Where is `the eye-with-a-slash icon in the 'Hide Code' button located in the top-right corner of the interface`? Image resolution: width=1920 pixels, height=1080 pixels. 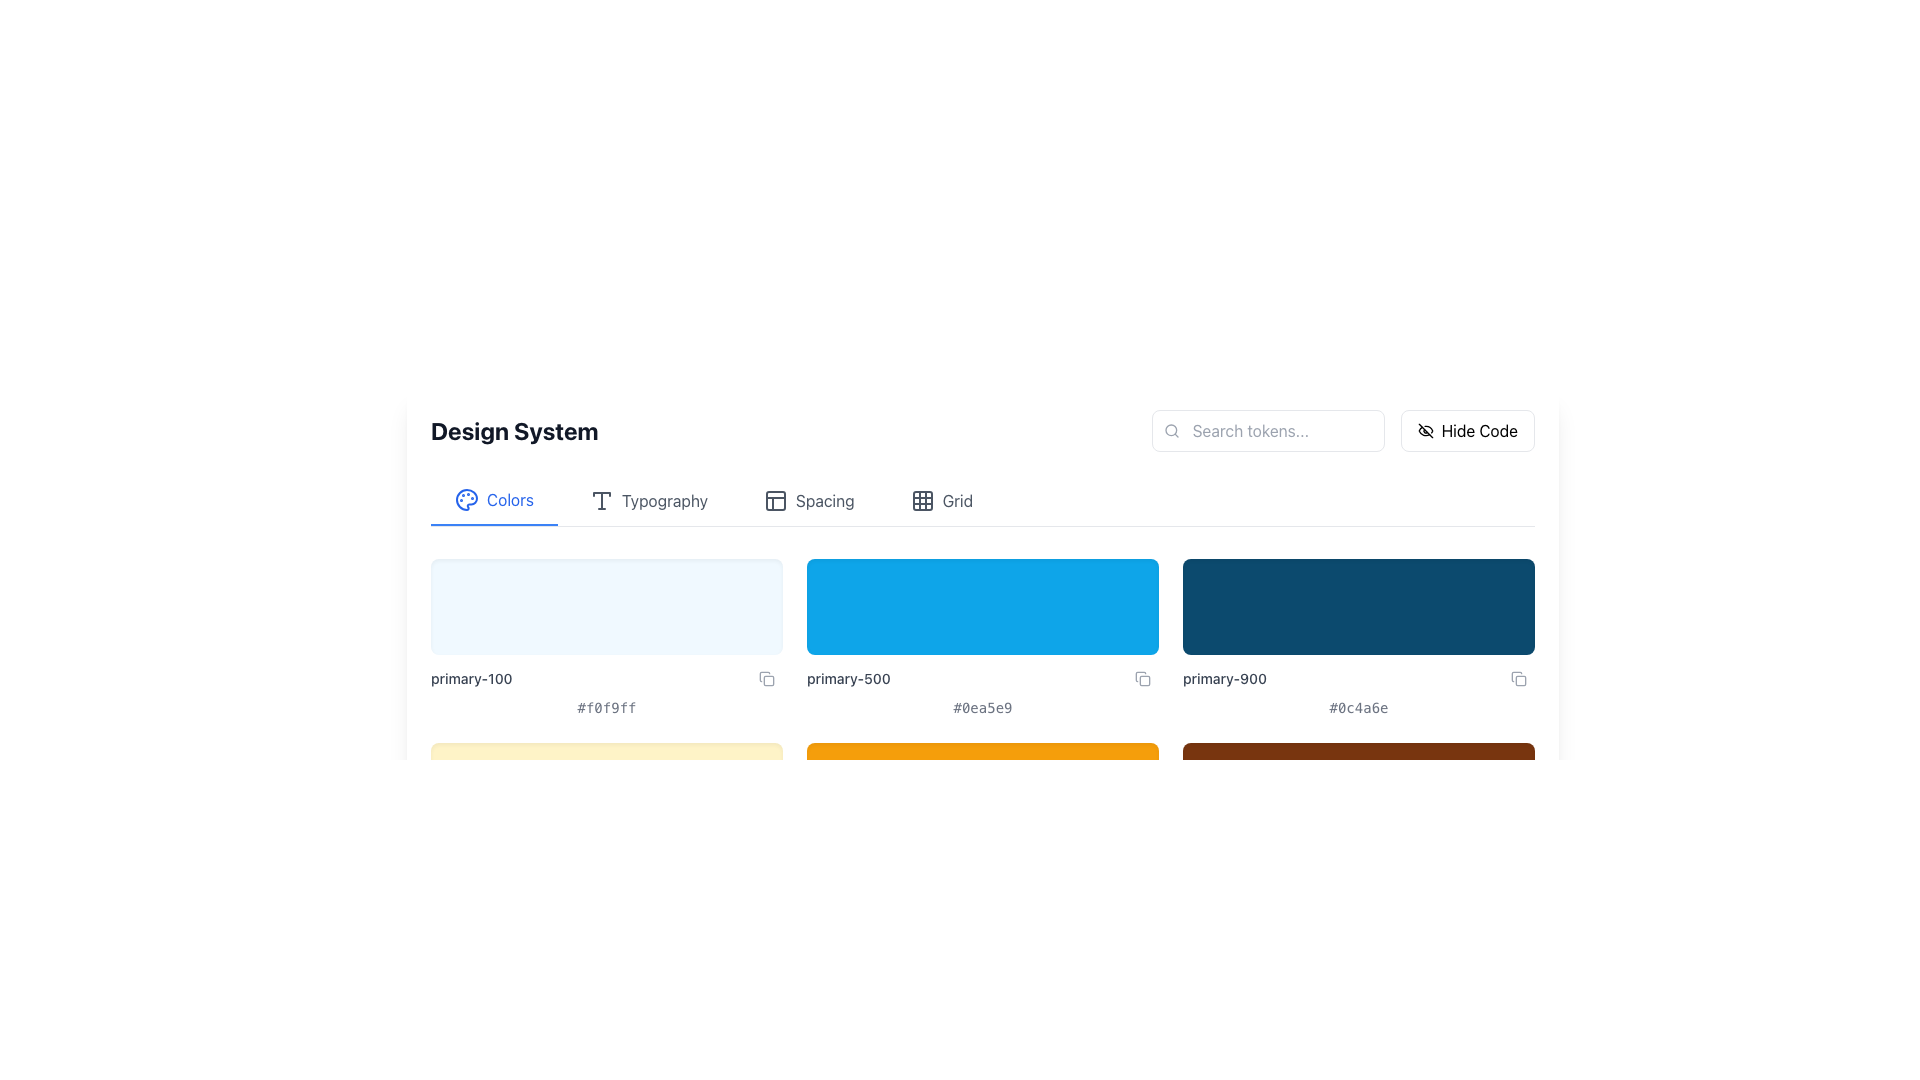
the eye-with-a-slash icon in the 'Hide Code' button located in the top-right corner of the interface is located at coordinates (1424, 430).